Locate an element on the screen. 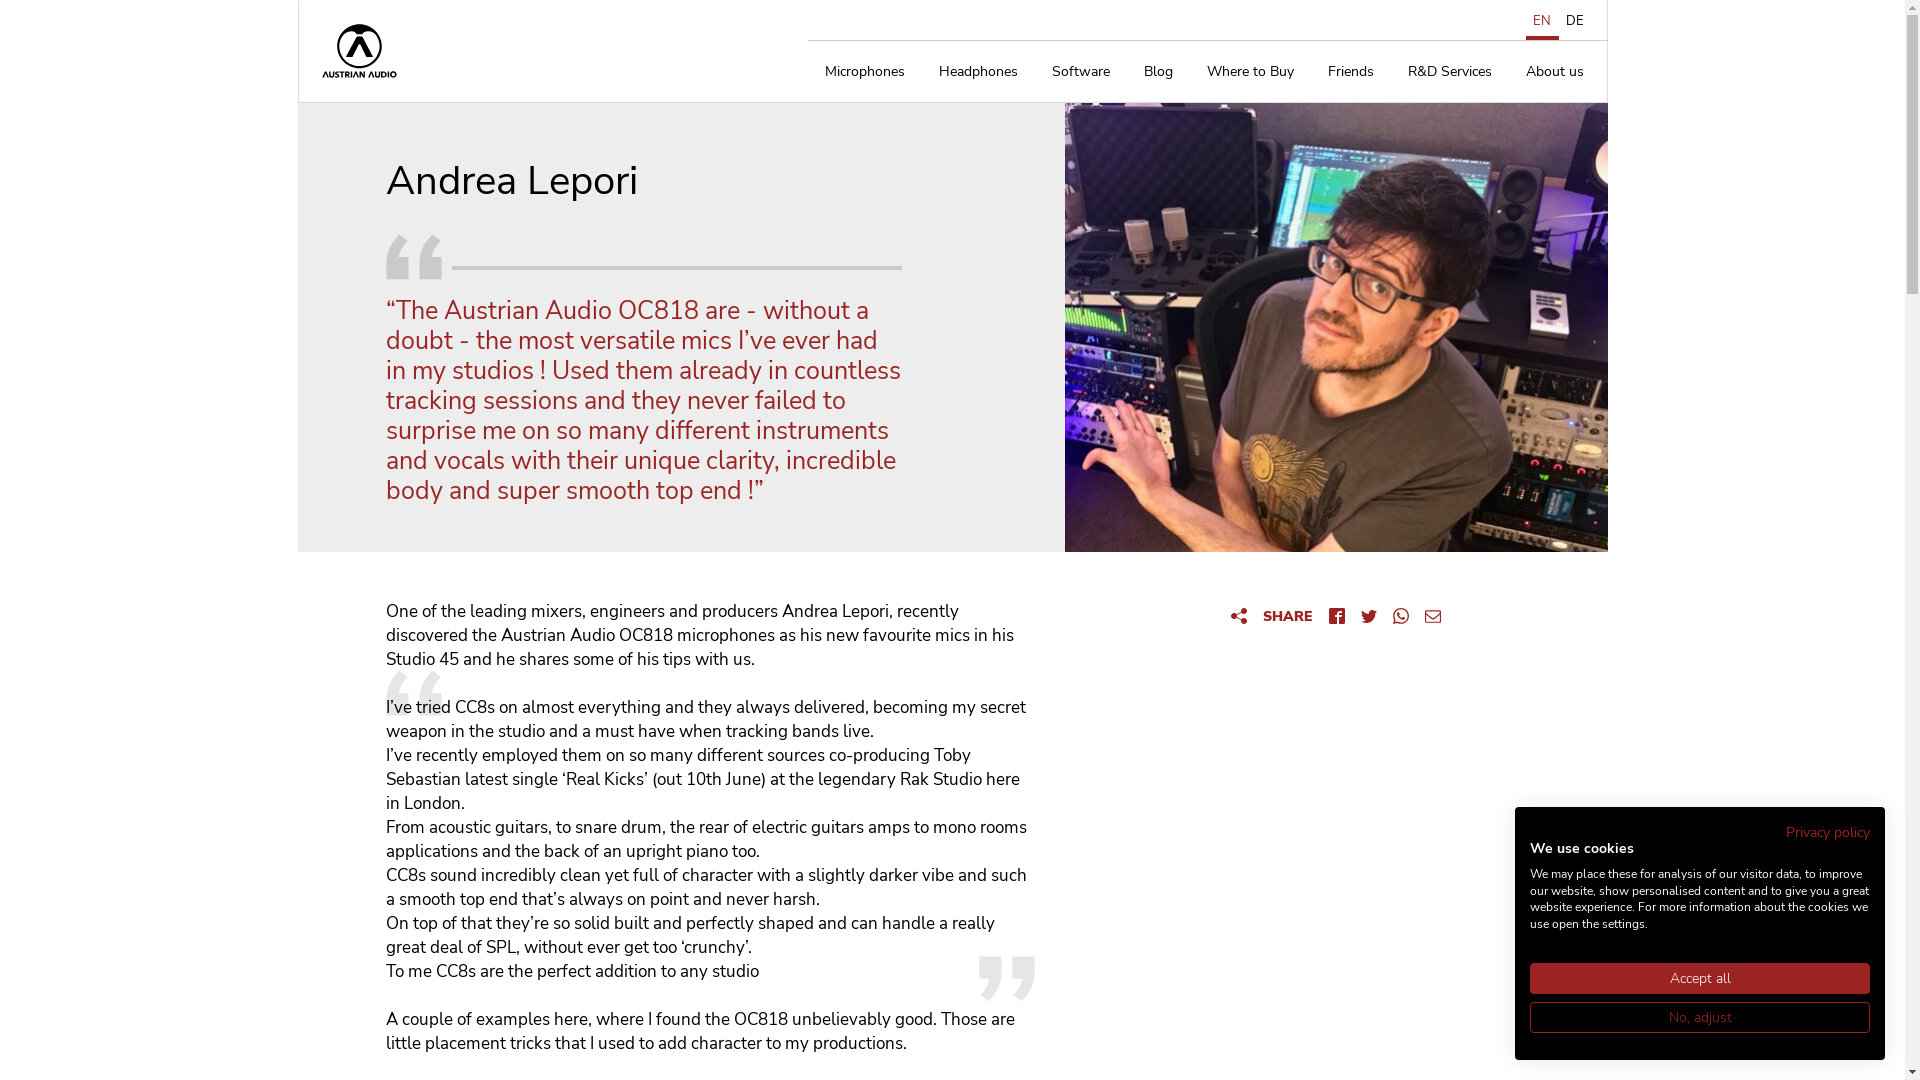 This screenshot has width=1920, height=1080. 'Friends' is located at coordinates (1349, 71).